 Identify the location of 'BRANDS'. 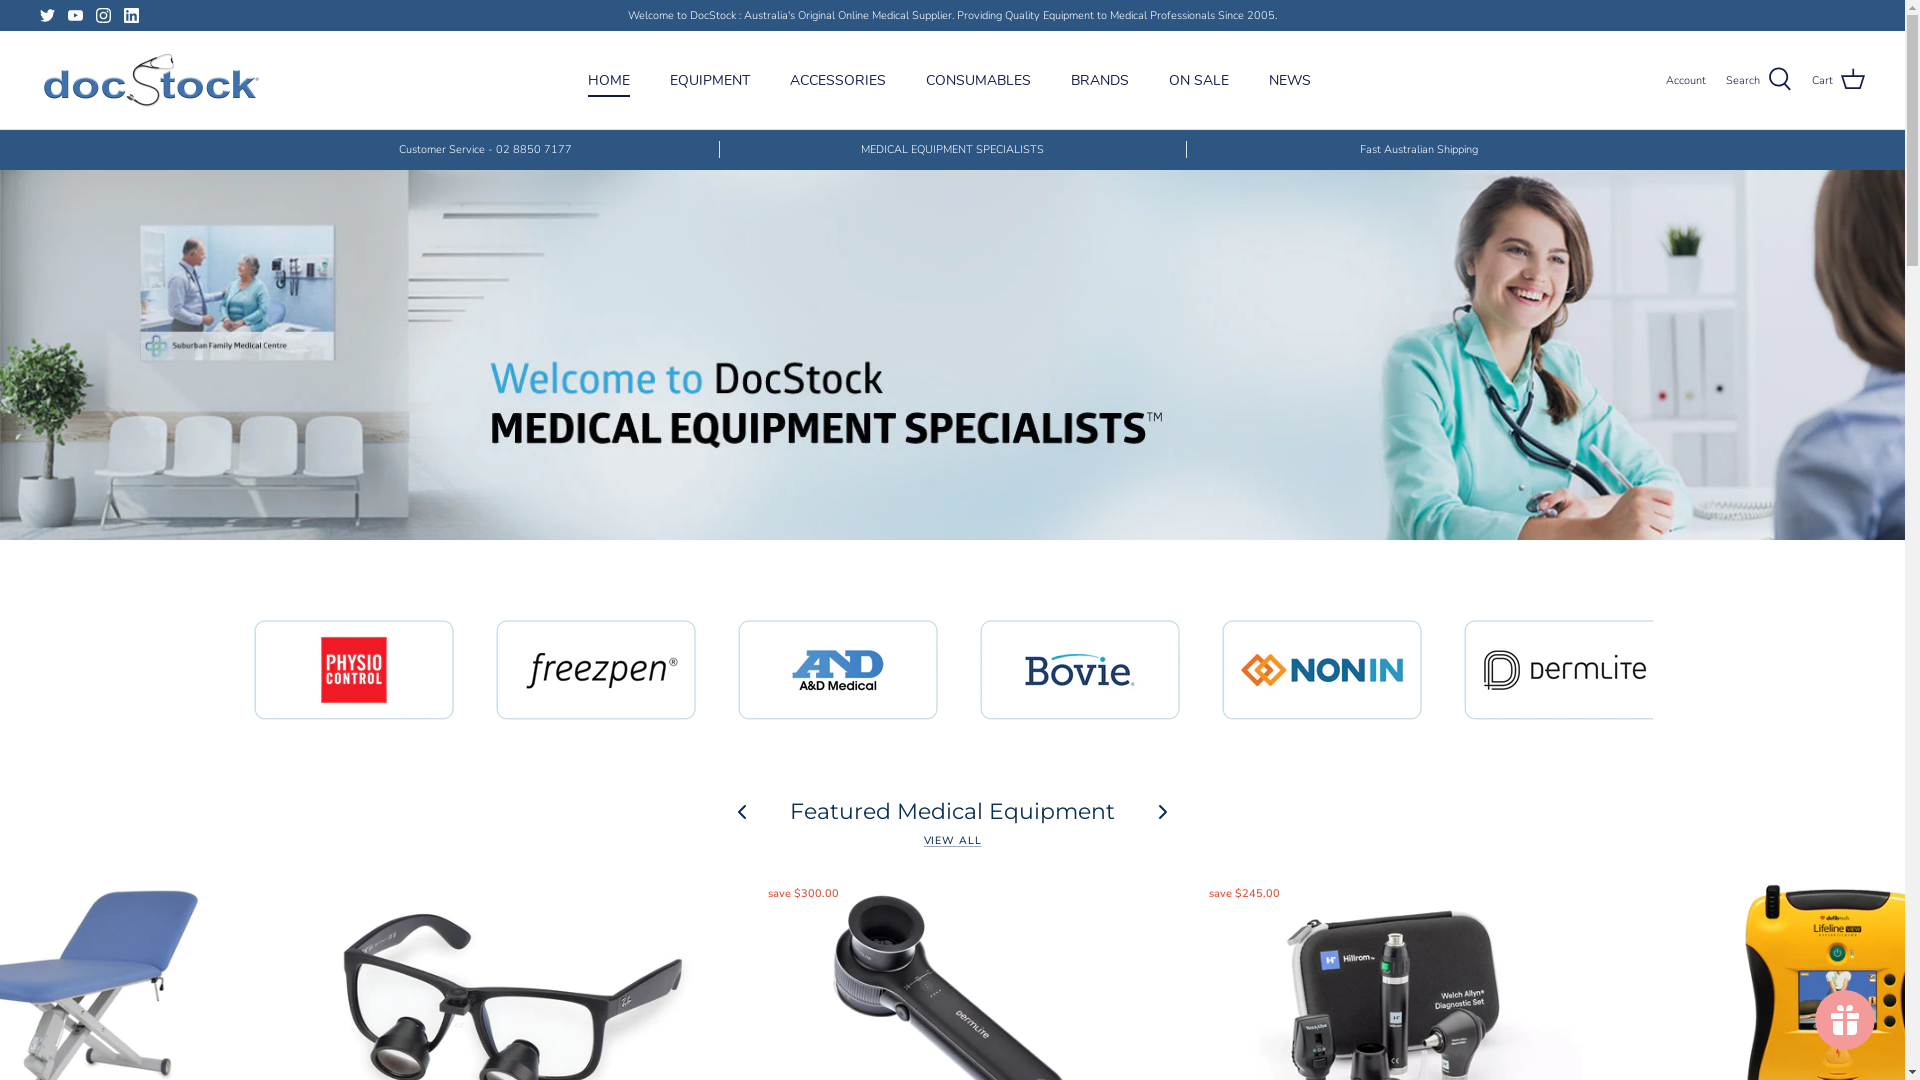
(1098, 79).